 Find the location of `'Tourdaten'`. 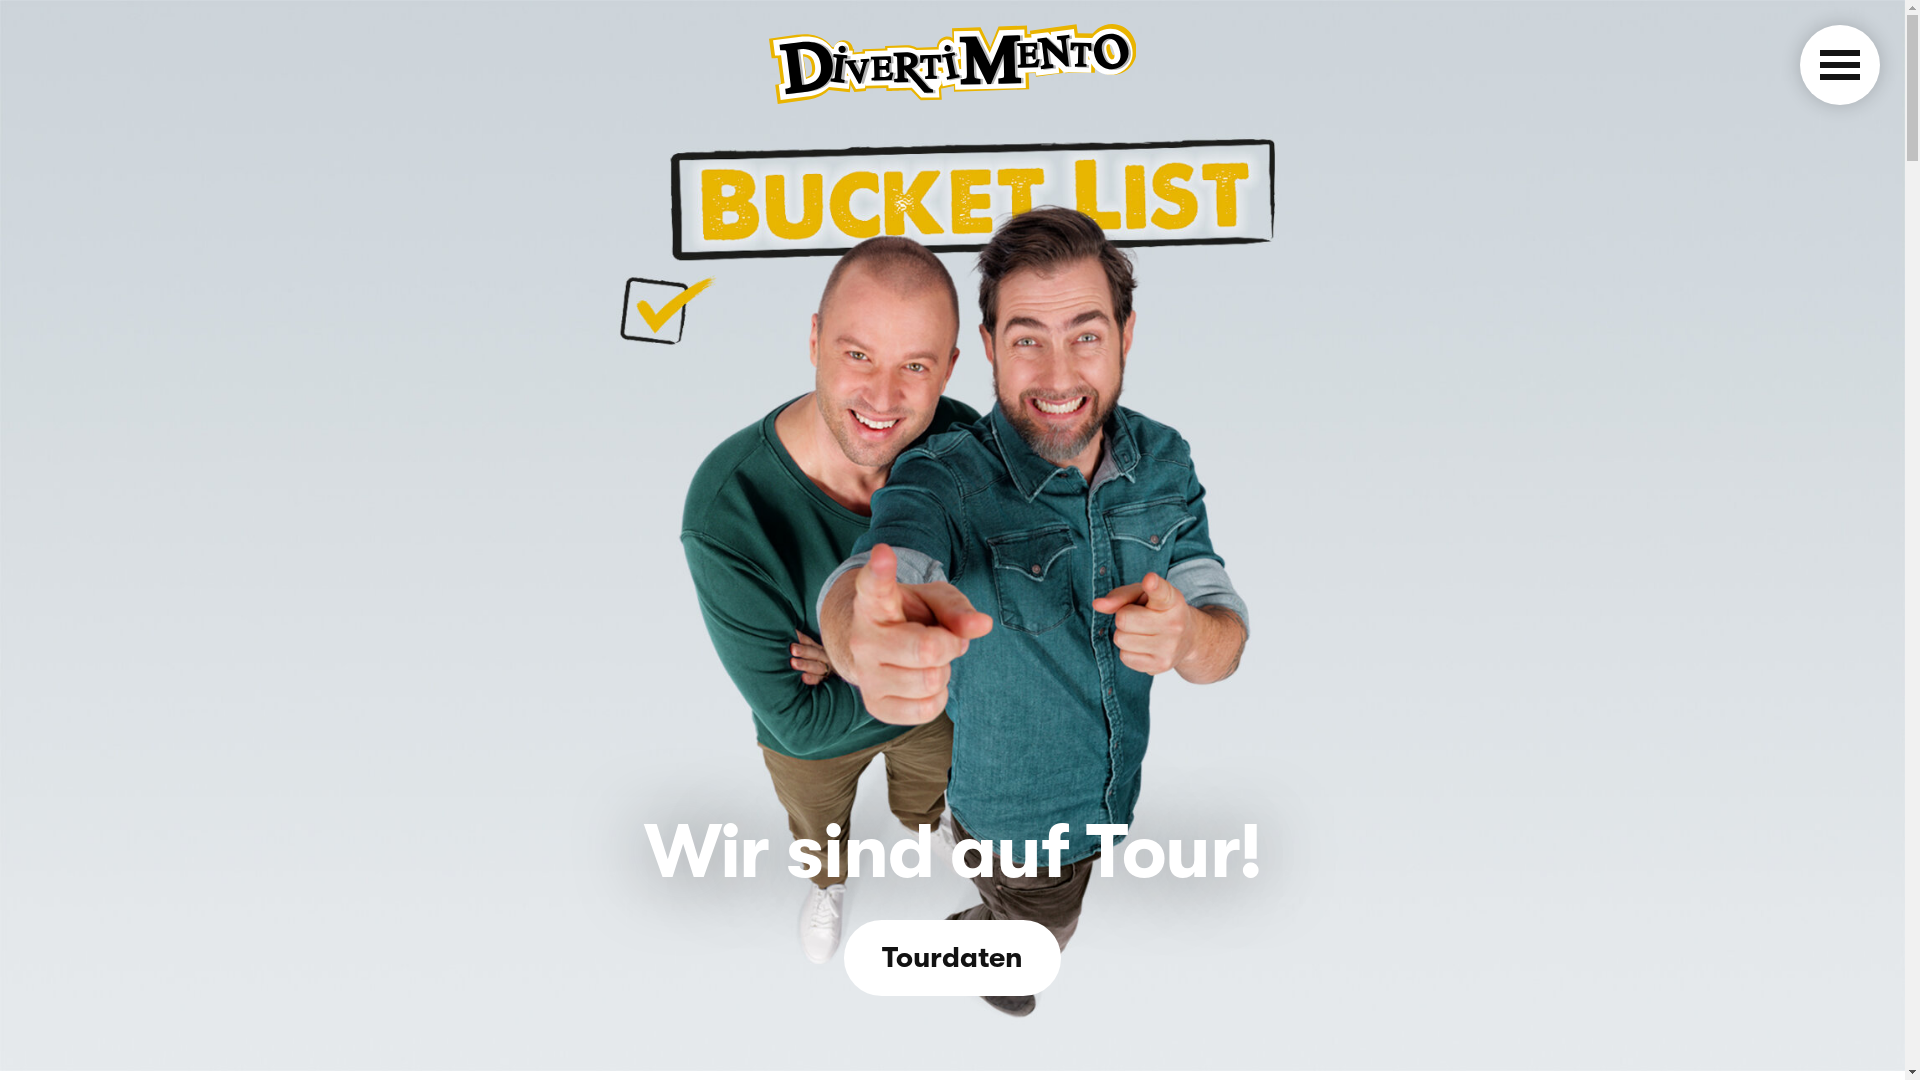

'Tourdaten' is located at coordinates (950, 957).